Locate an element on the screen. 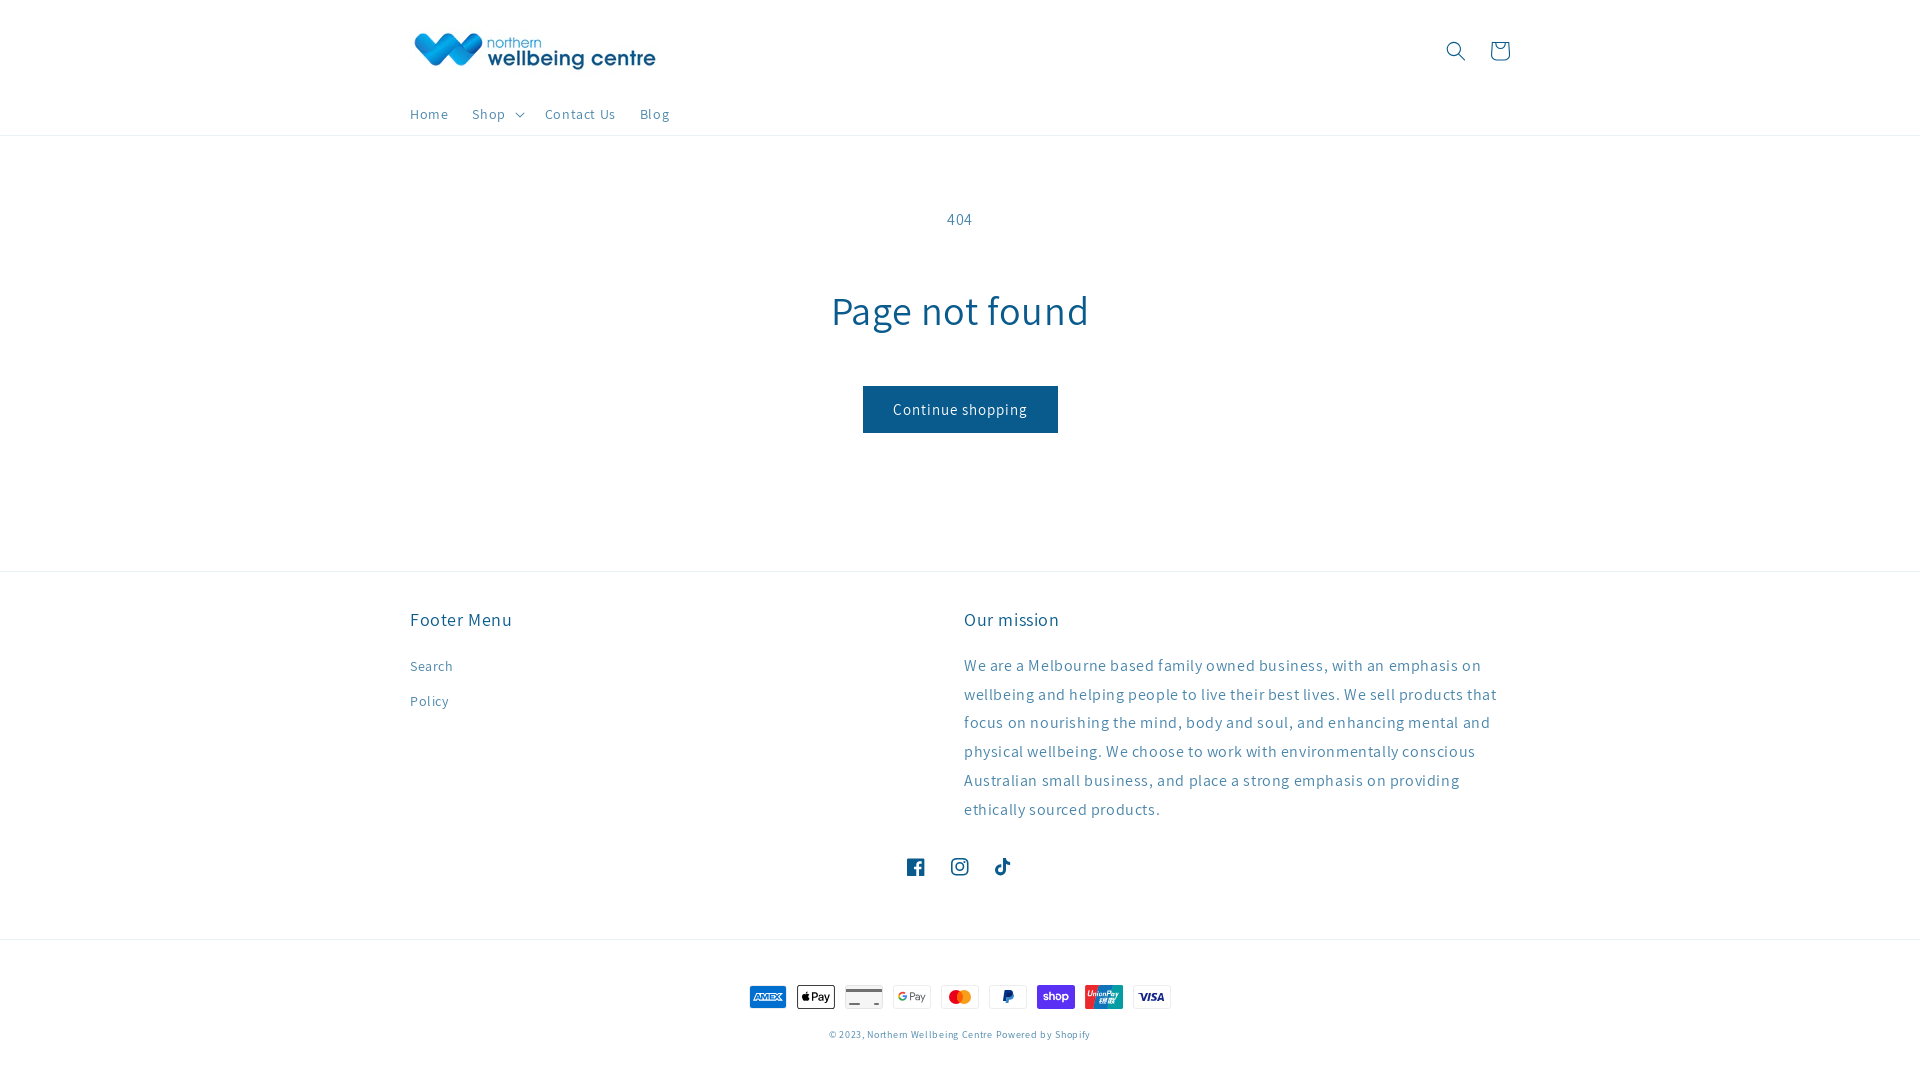  'Facebook' is located at coordinates (915, 866).